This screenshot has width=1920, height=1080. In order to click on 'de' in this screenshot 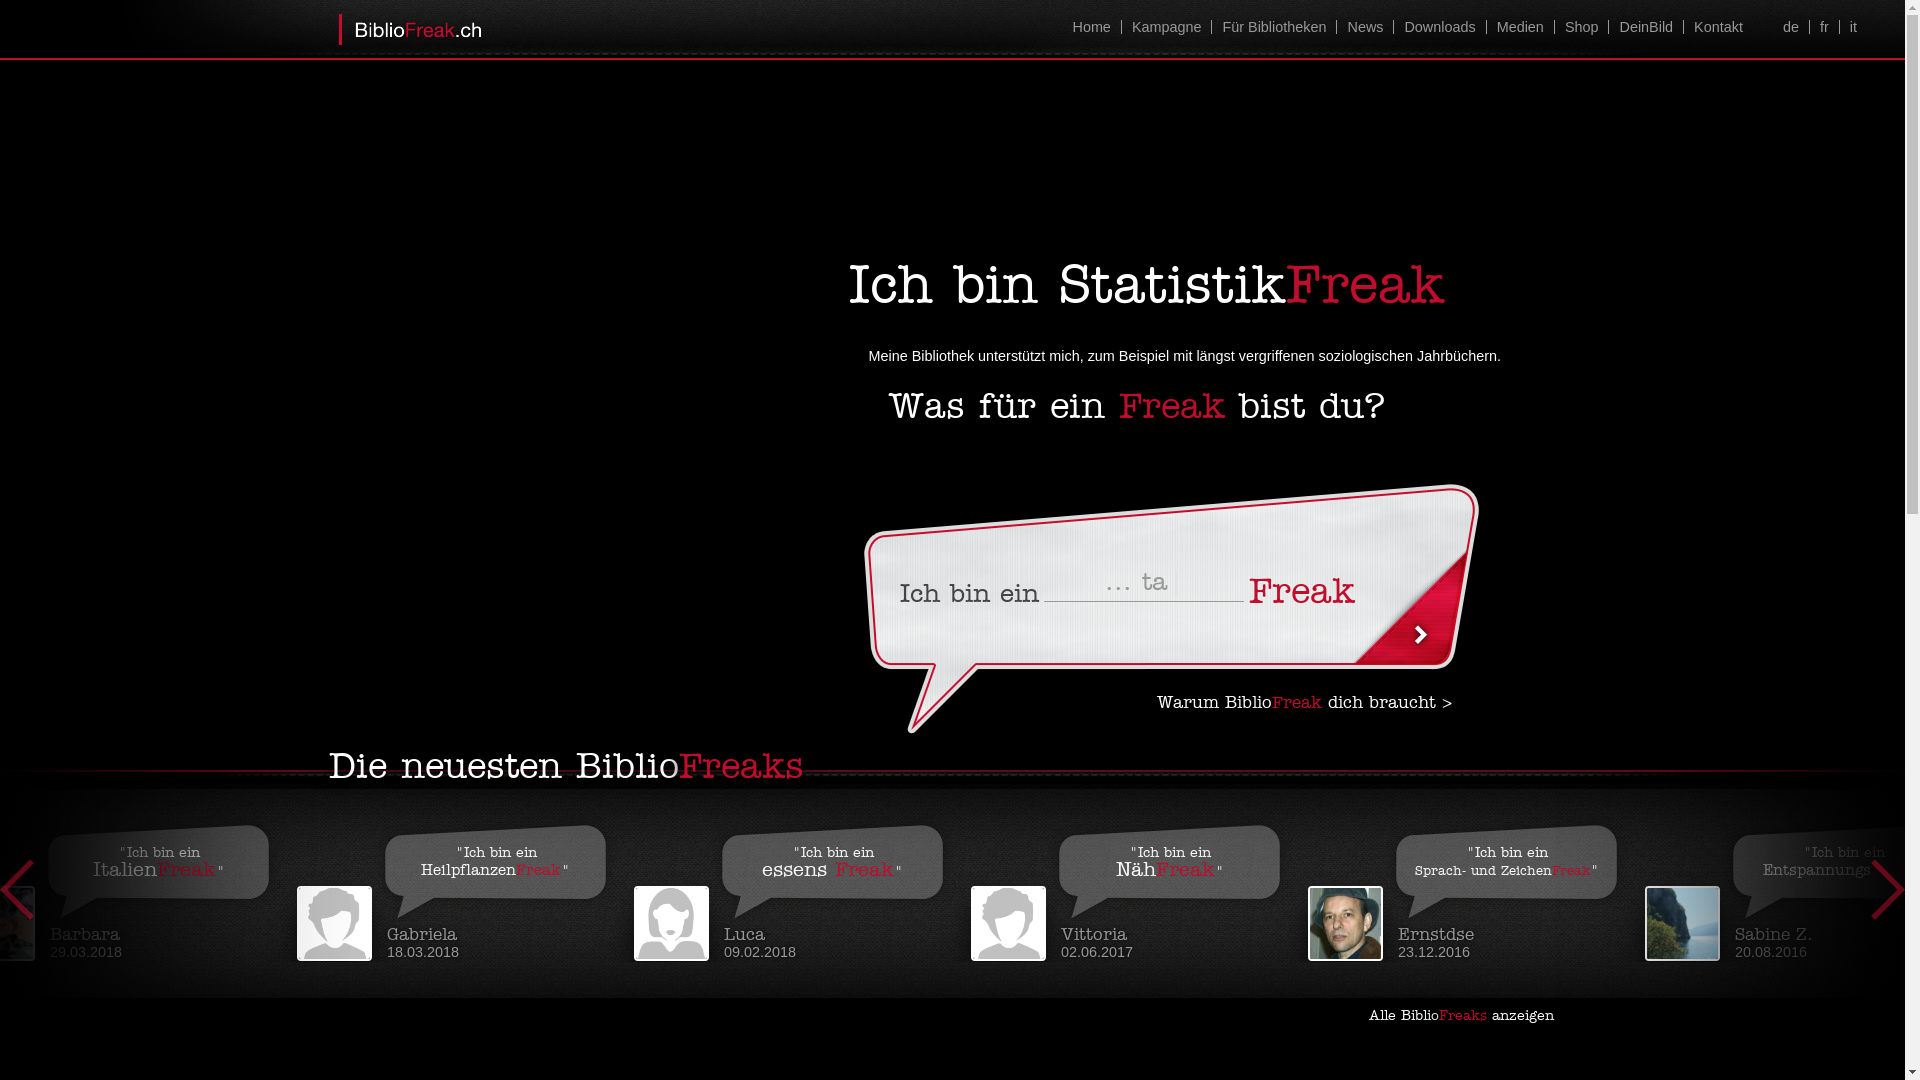, I will do `click(1790, 27)`.